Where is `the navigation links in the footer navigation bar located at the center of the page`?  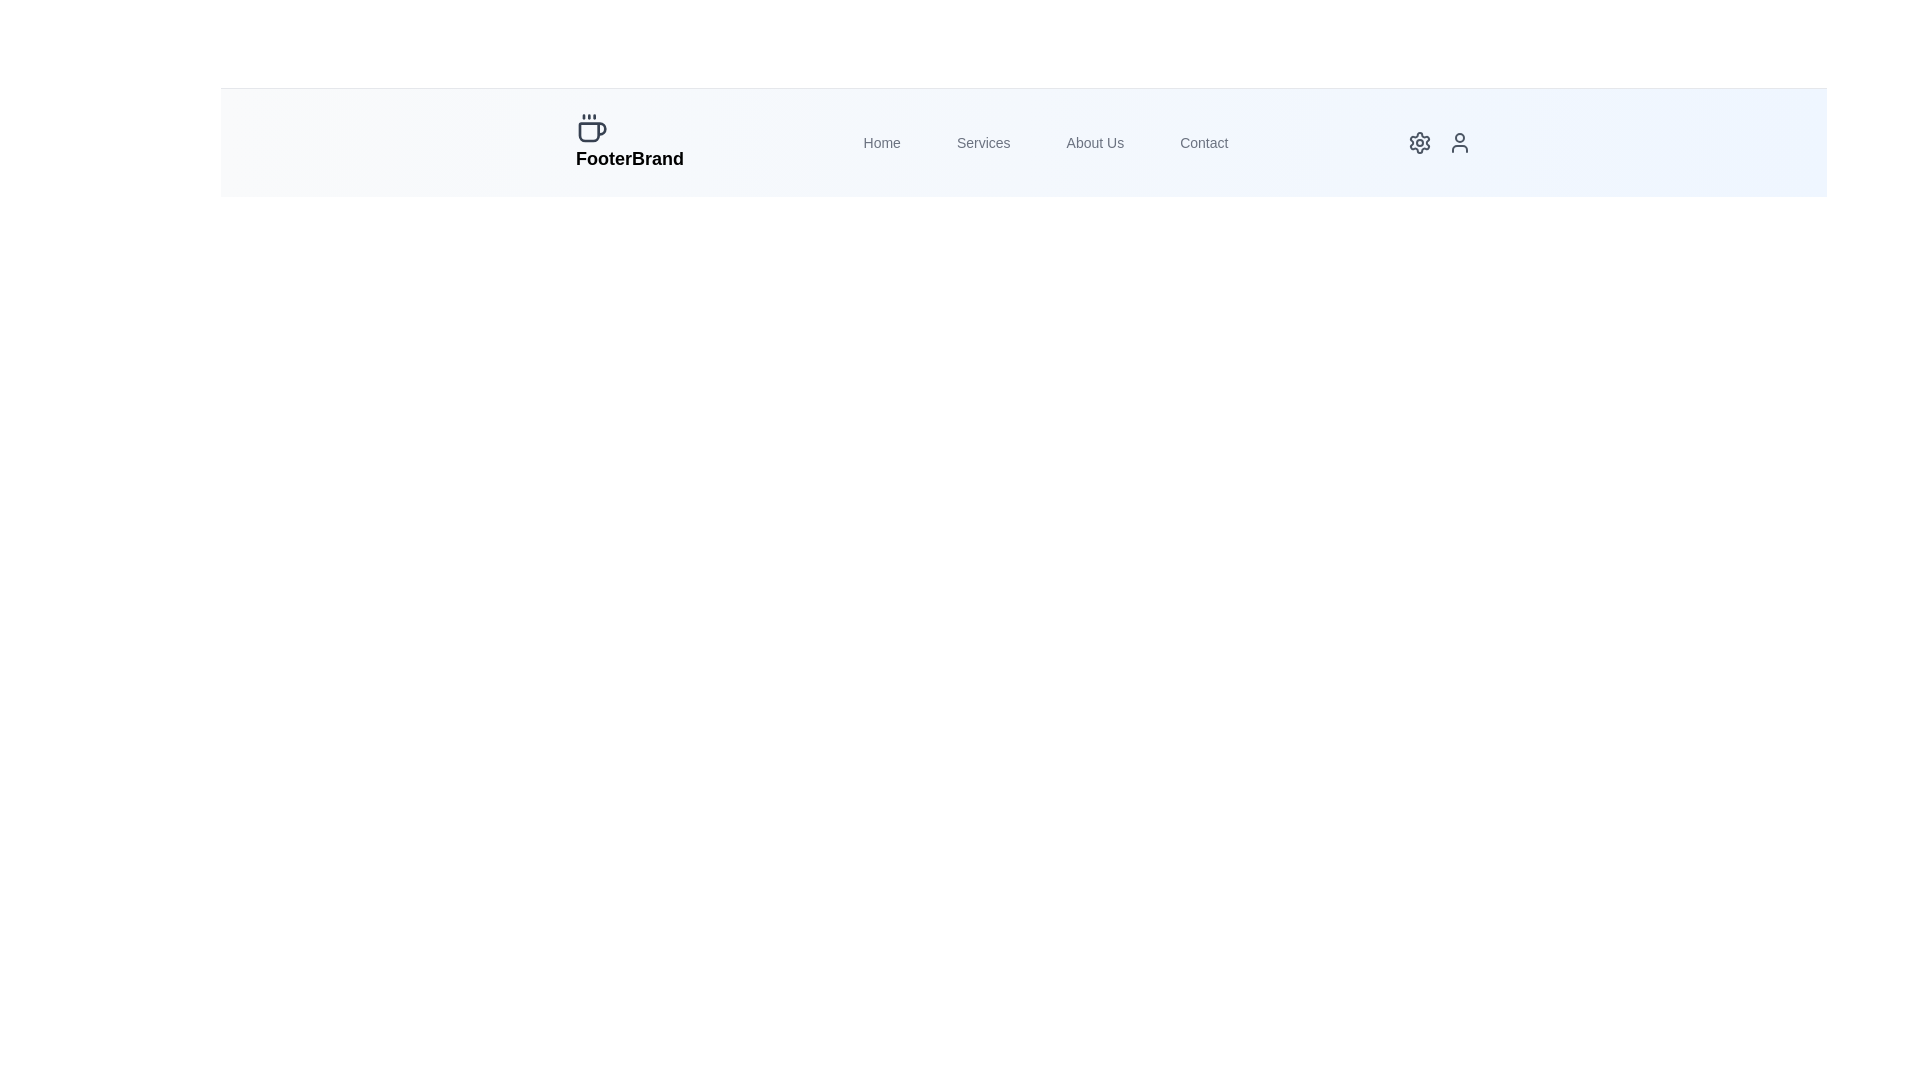 the navigation links in the footer navigation bar located at the center of the page is located at coordinates (1023, 141).